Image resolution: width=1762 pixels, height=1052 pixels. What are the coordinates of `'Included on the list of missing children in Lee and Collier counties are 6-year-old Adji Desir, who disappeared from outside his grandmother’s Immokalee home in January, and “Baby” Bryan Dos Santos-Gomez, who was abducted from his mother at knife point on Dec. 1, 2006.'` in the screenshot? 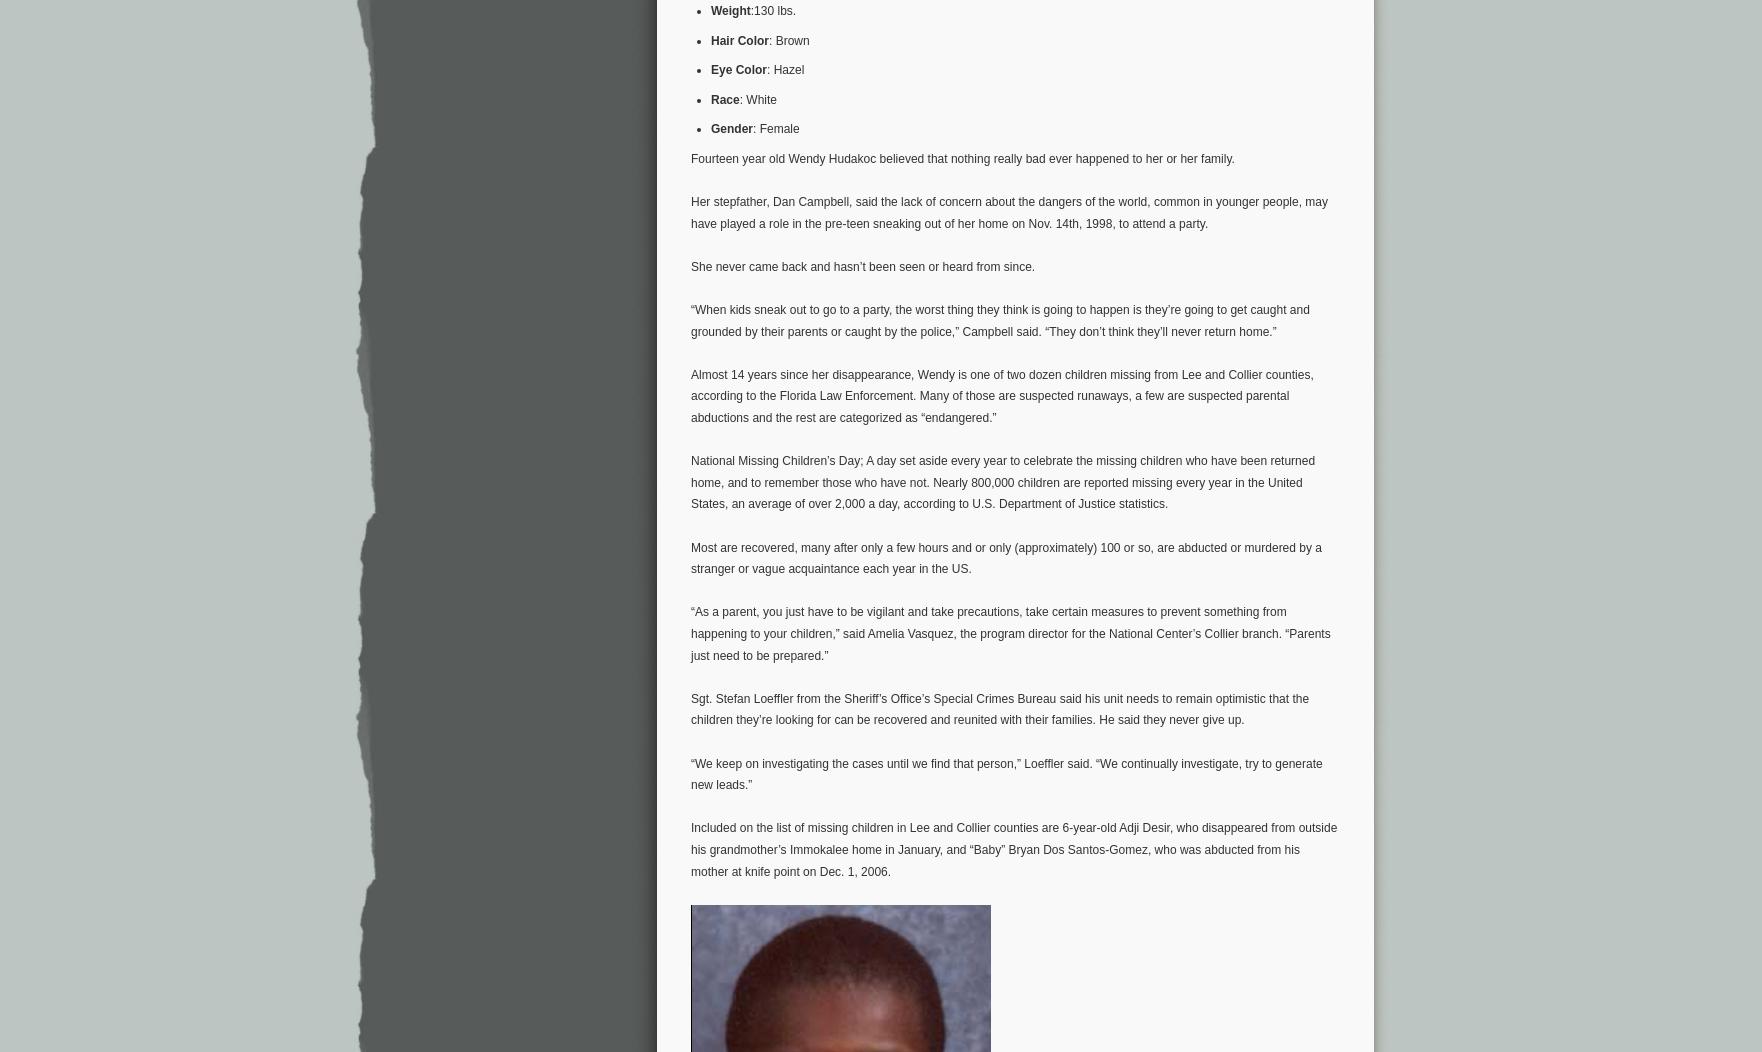 It's located at (1014, 848).